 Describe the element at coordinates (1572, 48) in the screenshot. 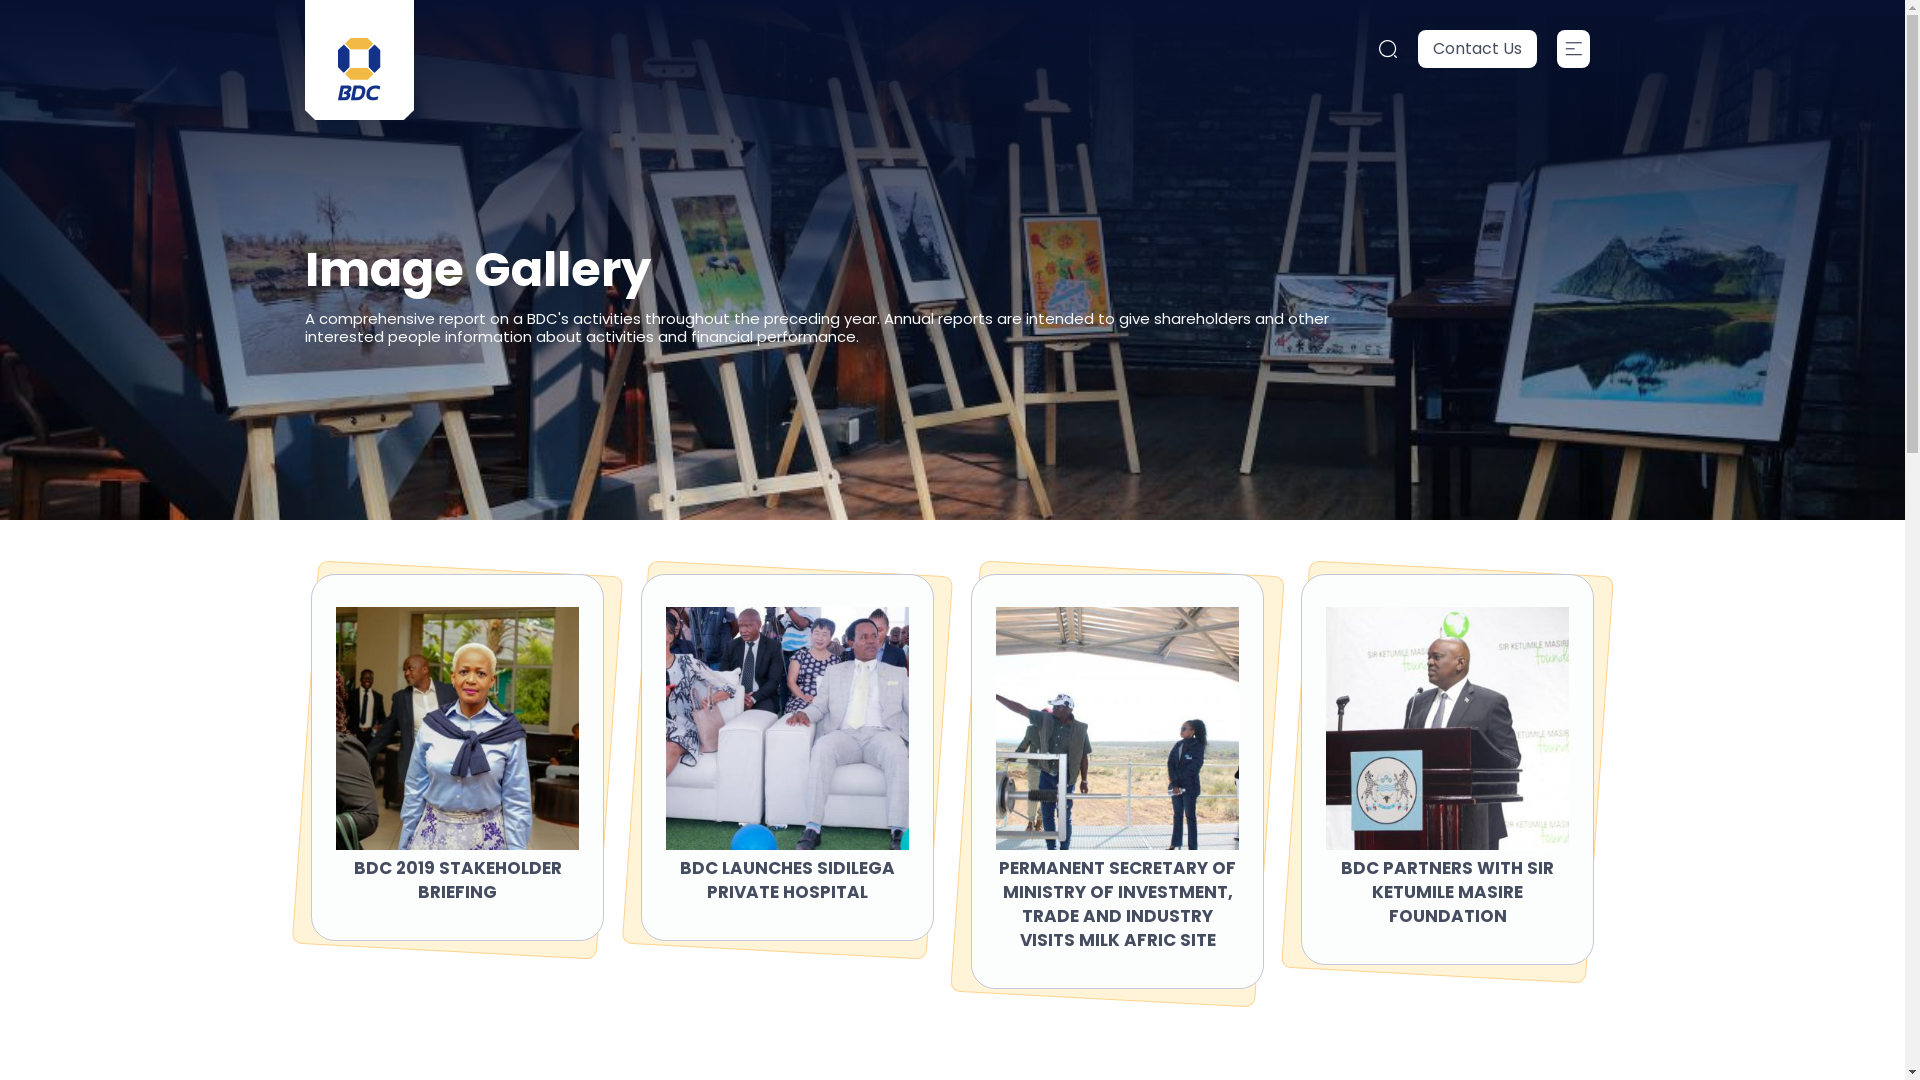

I see `'.'` at that location.